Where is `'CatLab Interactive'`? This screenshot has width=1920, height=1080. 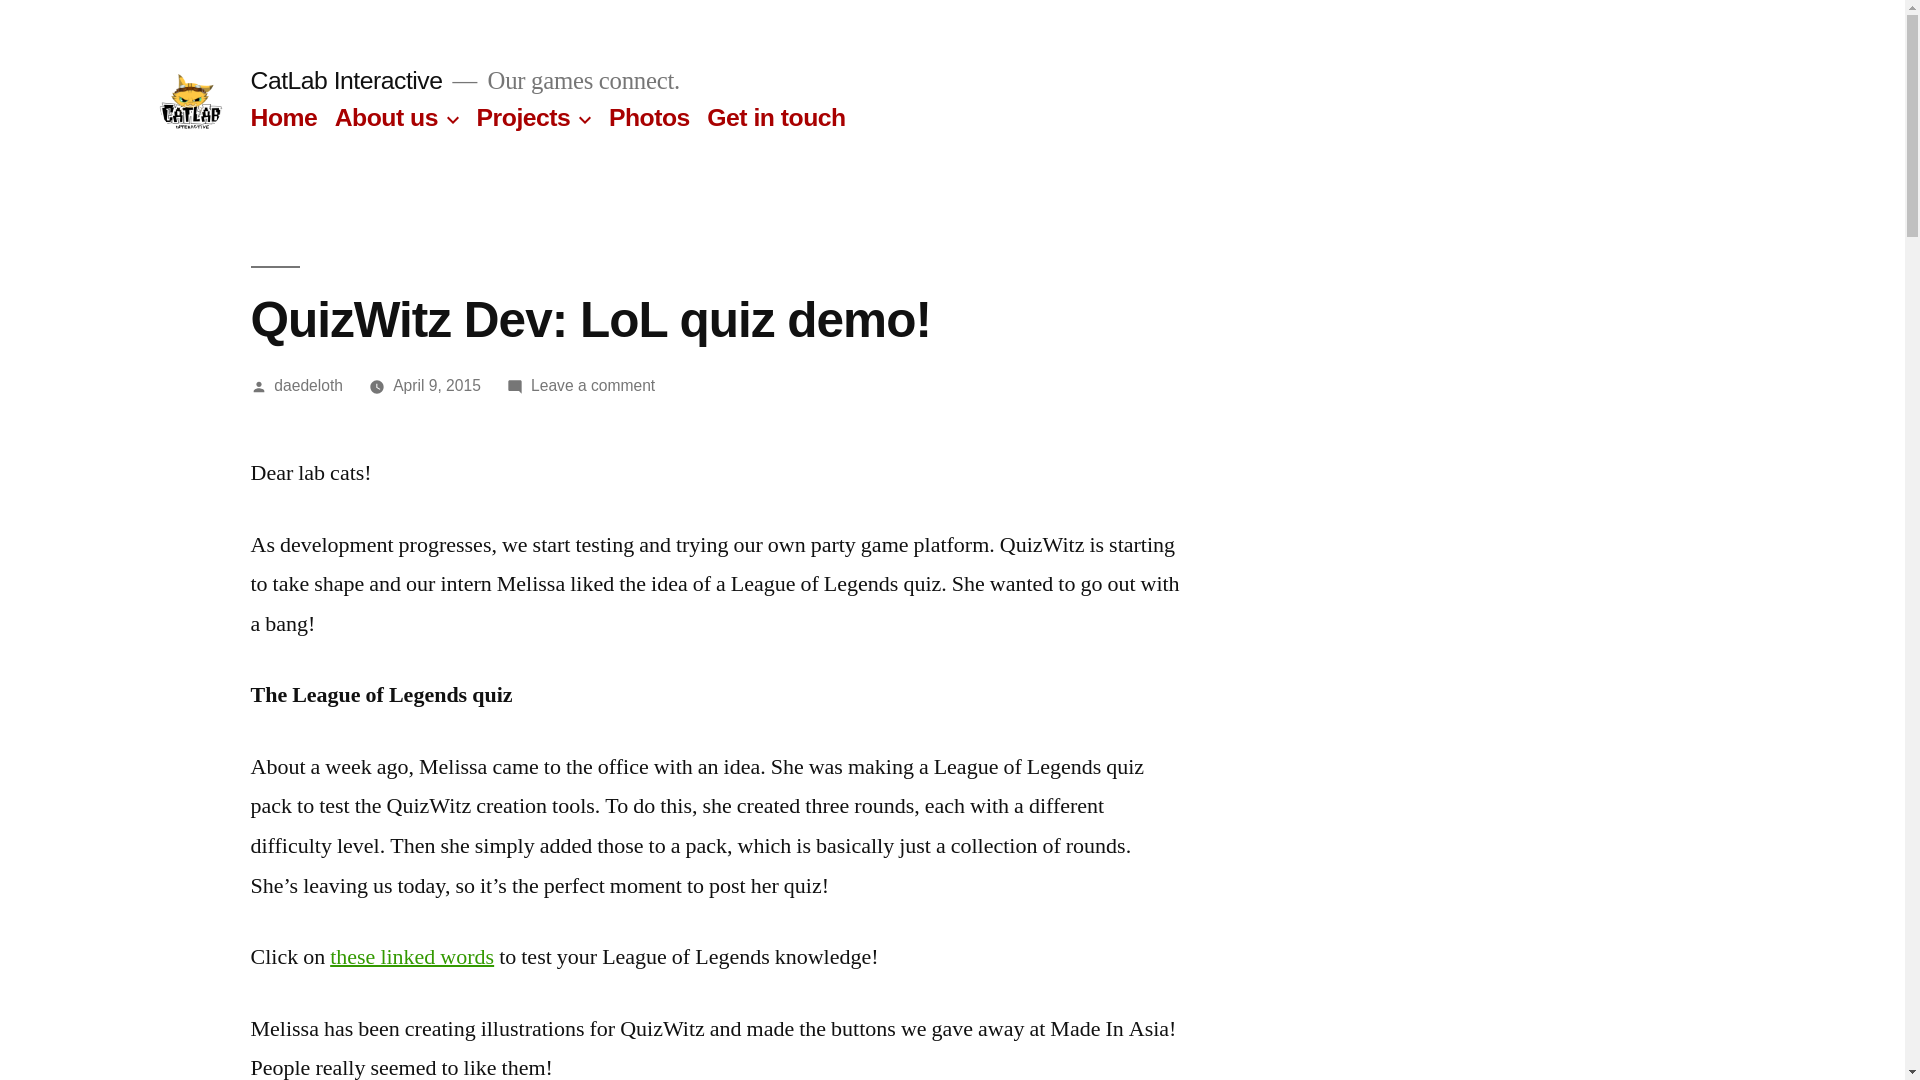
'CatLab Interactive' is located at coordinates (345, 79).